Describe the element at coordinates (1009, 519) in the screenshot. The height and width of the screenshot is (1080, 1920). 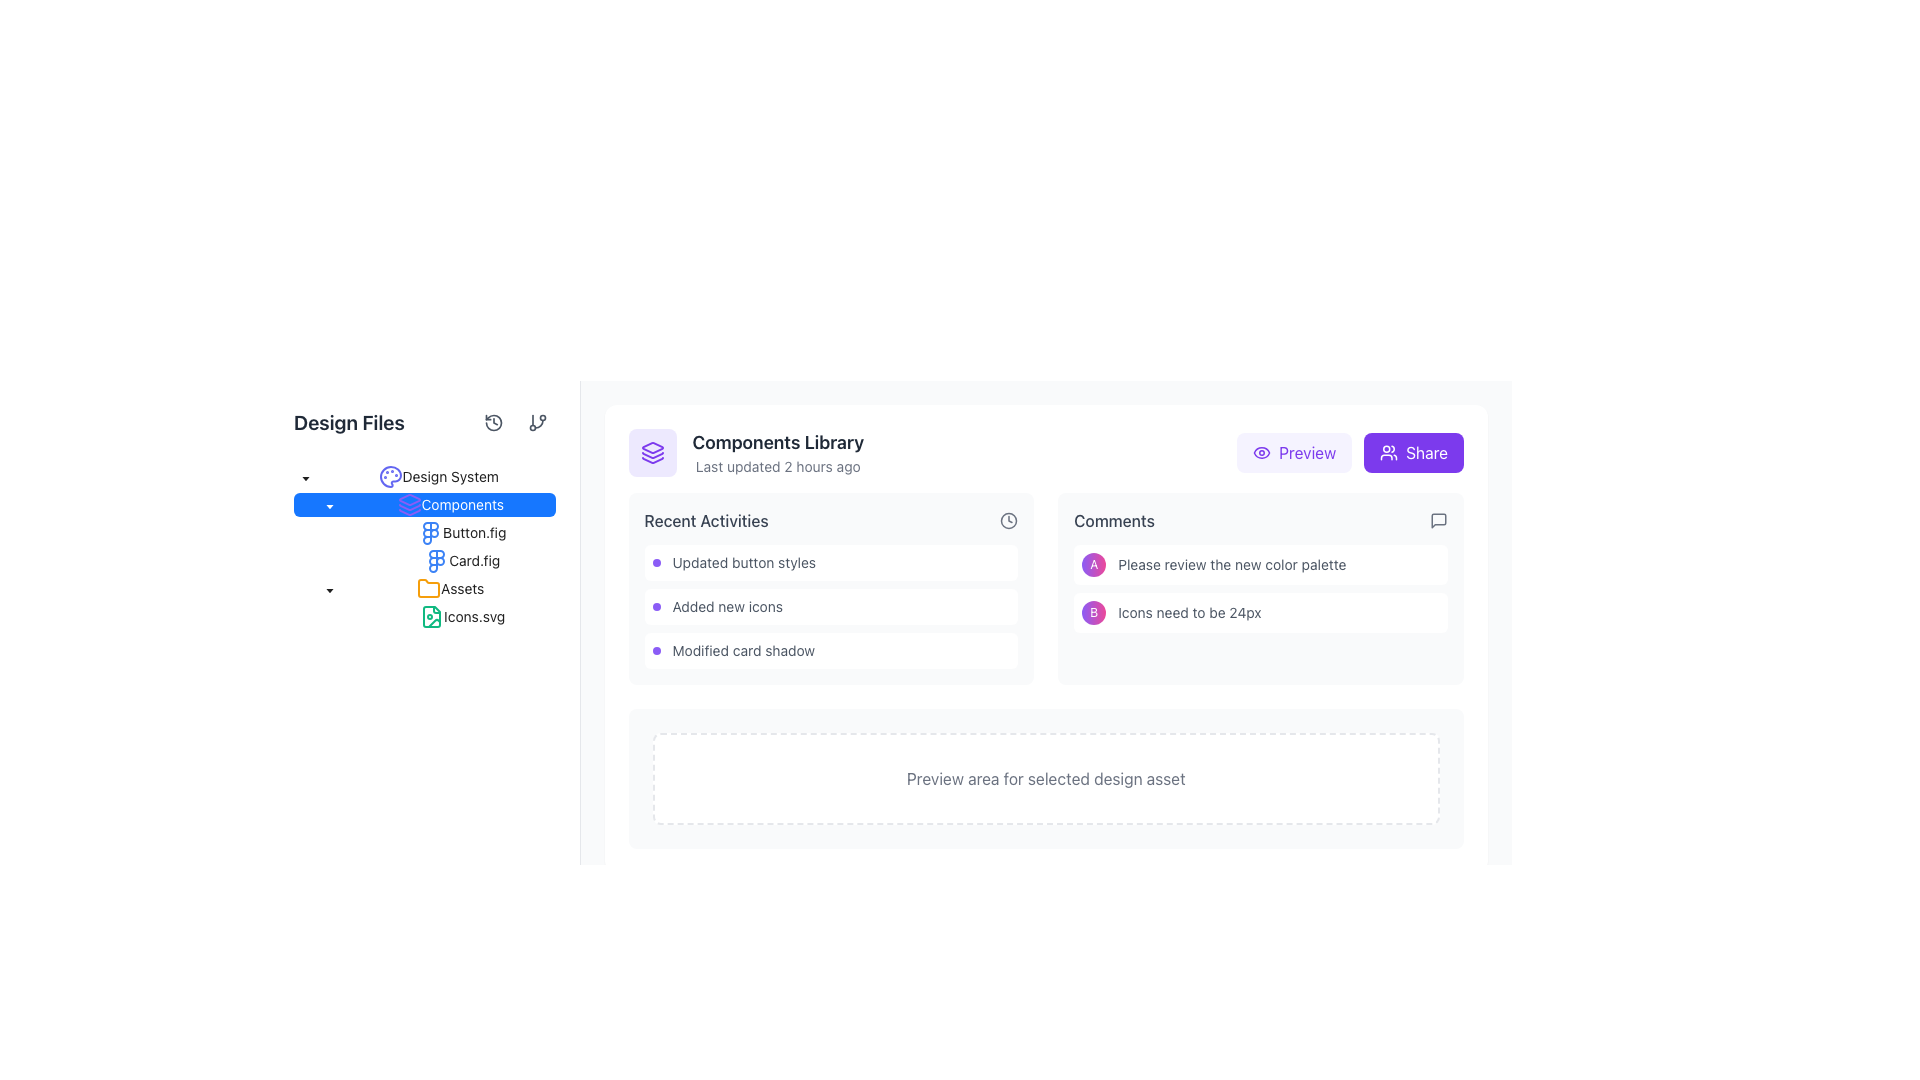
I see `the visual representation of the clock icon located at the top-right corner of the 'Recent Activities' section, adjacent to the 'Recent Activities' text` at that location.